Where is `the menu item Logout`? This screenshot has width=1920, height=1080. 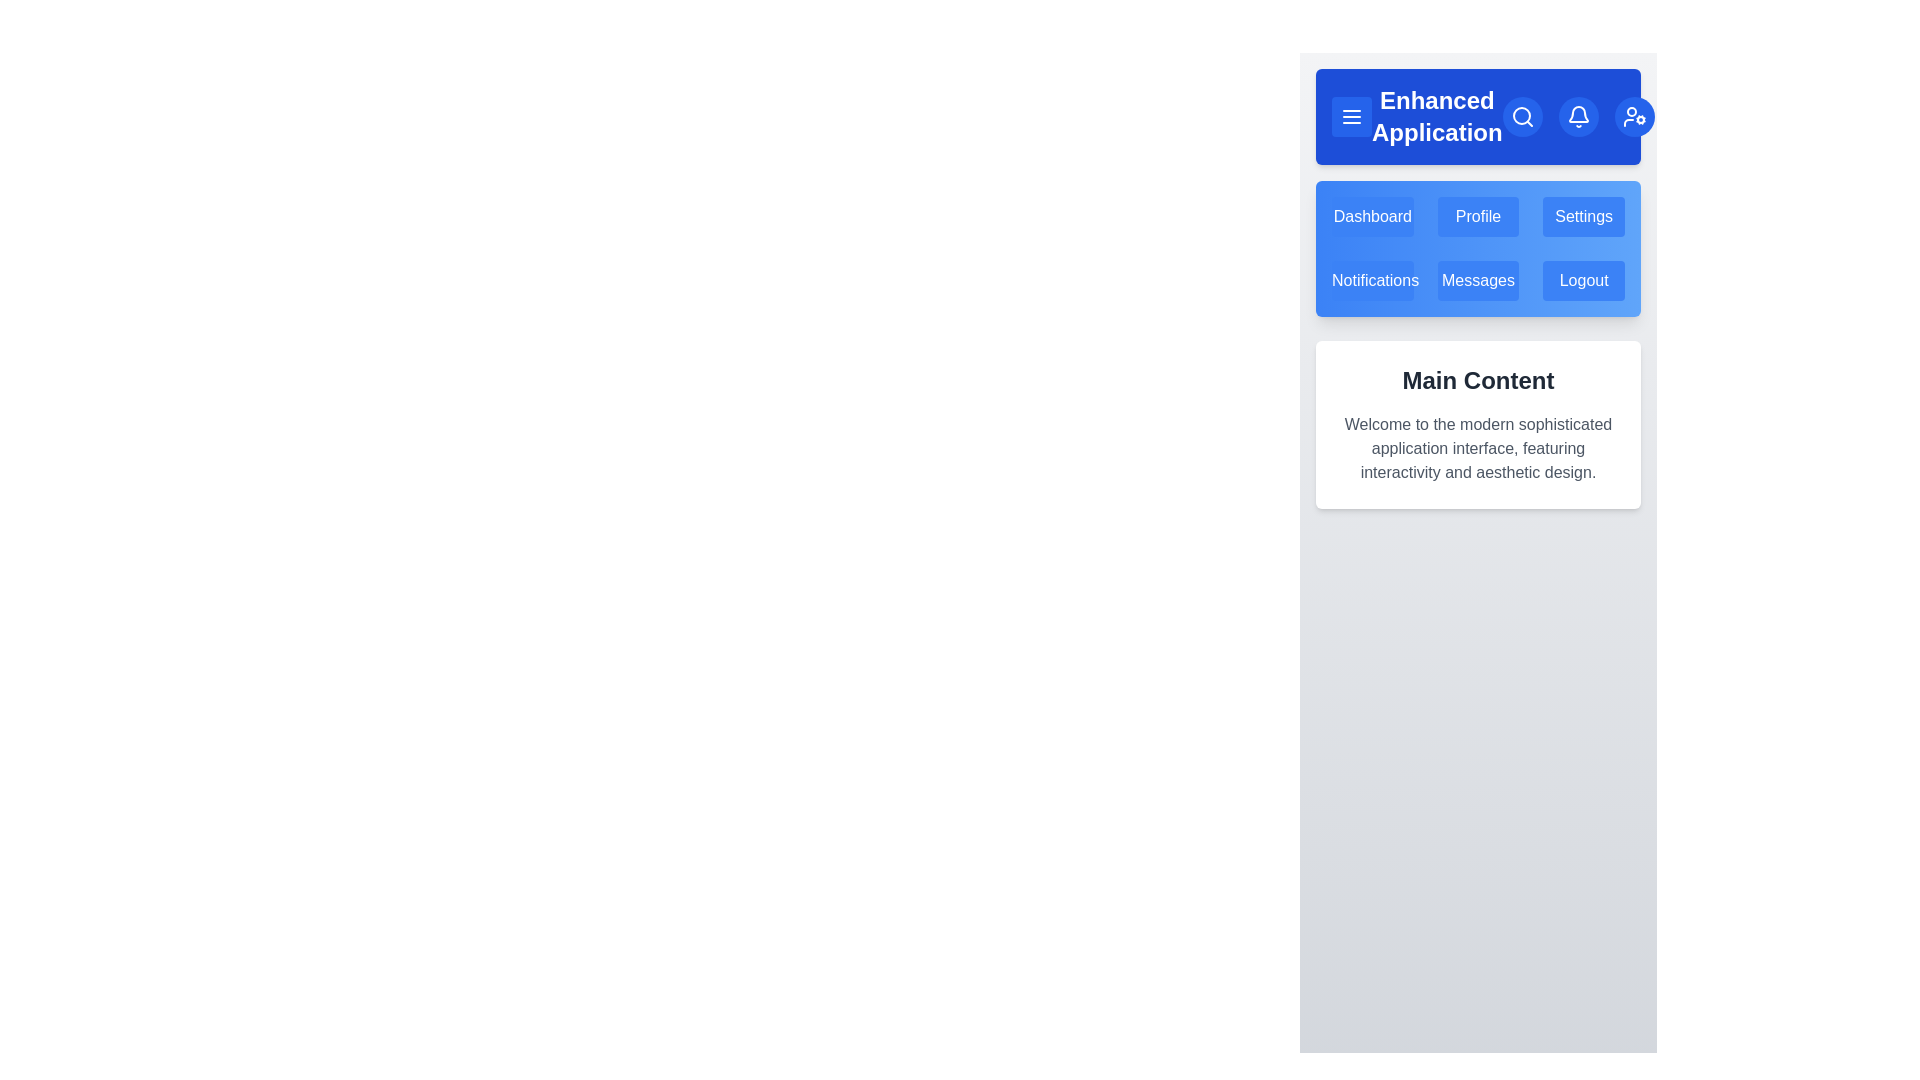 the menu item Logout is located at coordinates (1583, 281).